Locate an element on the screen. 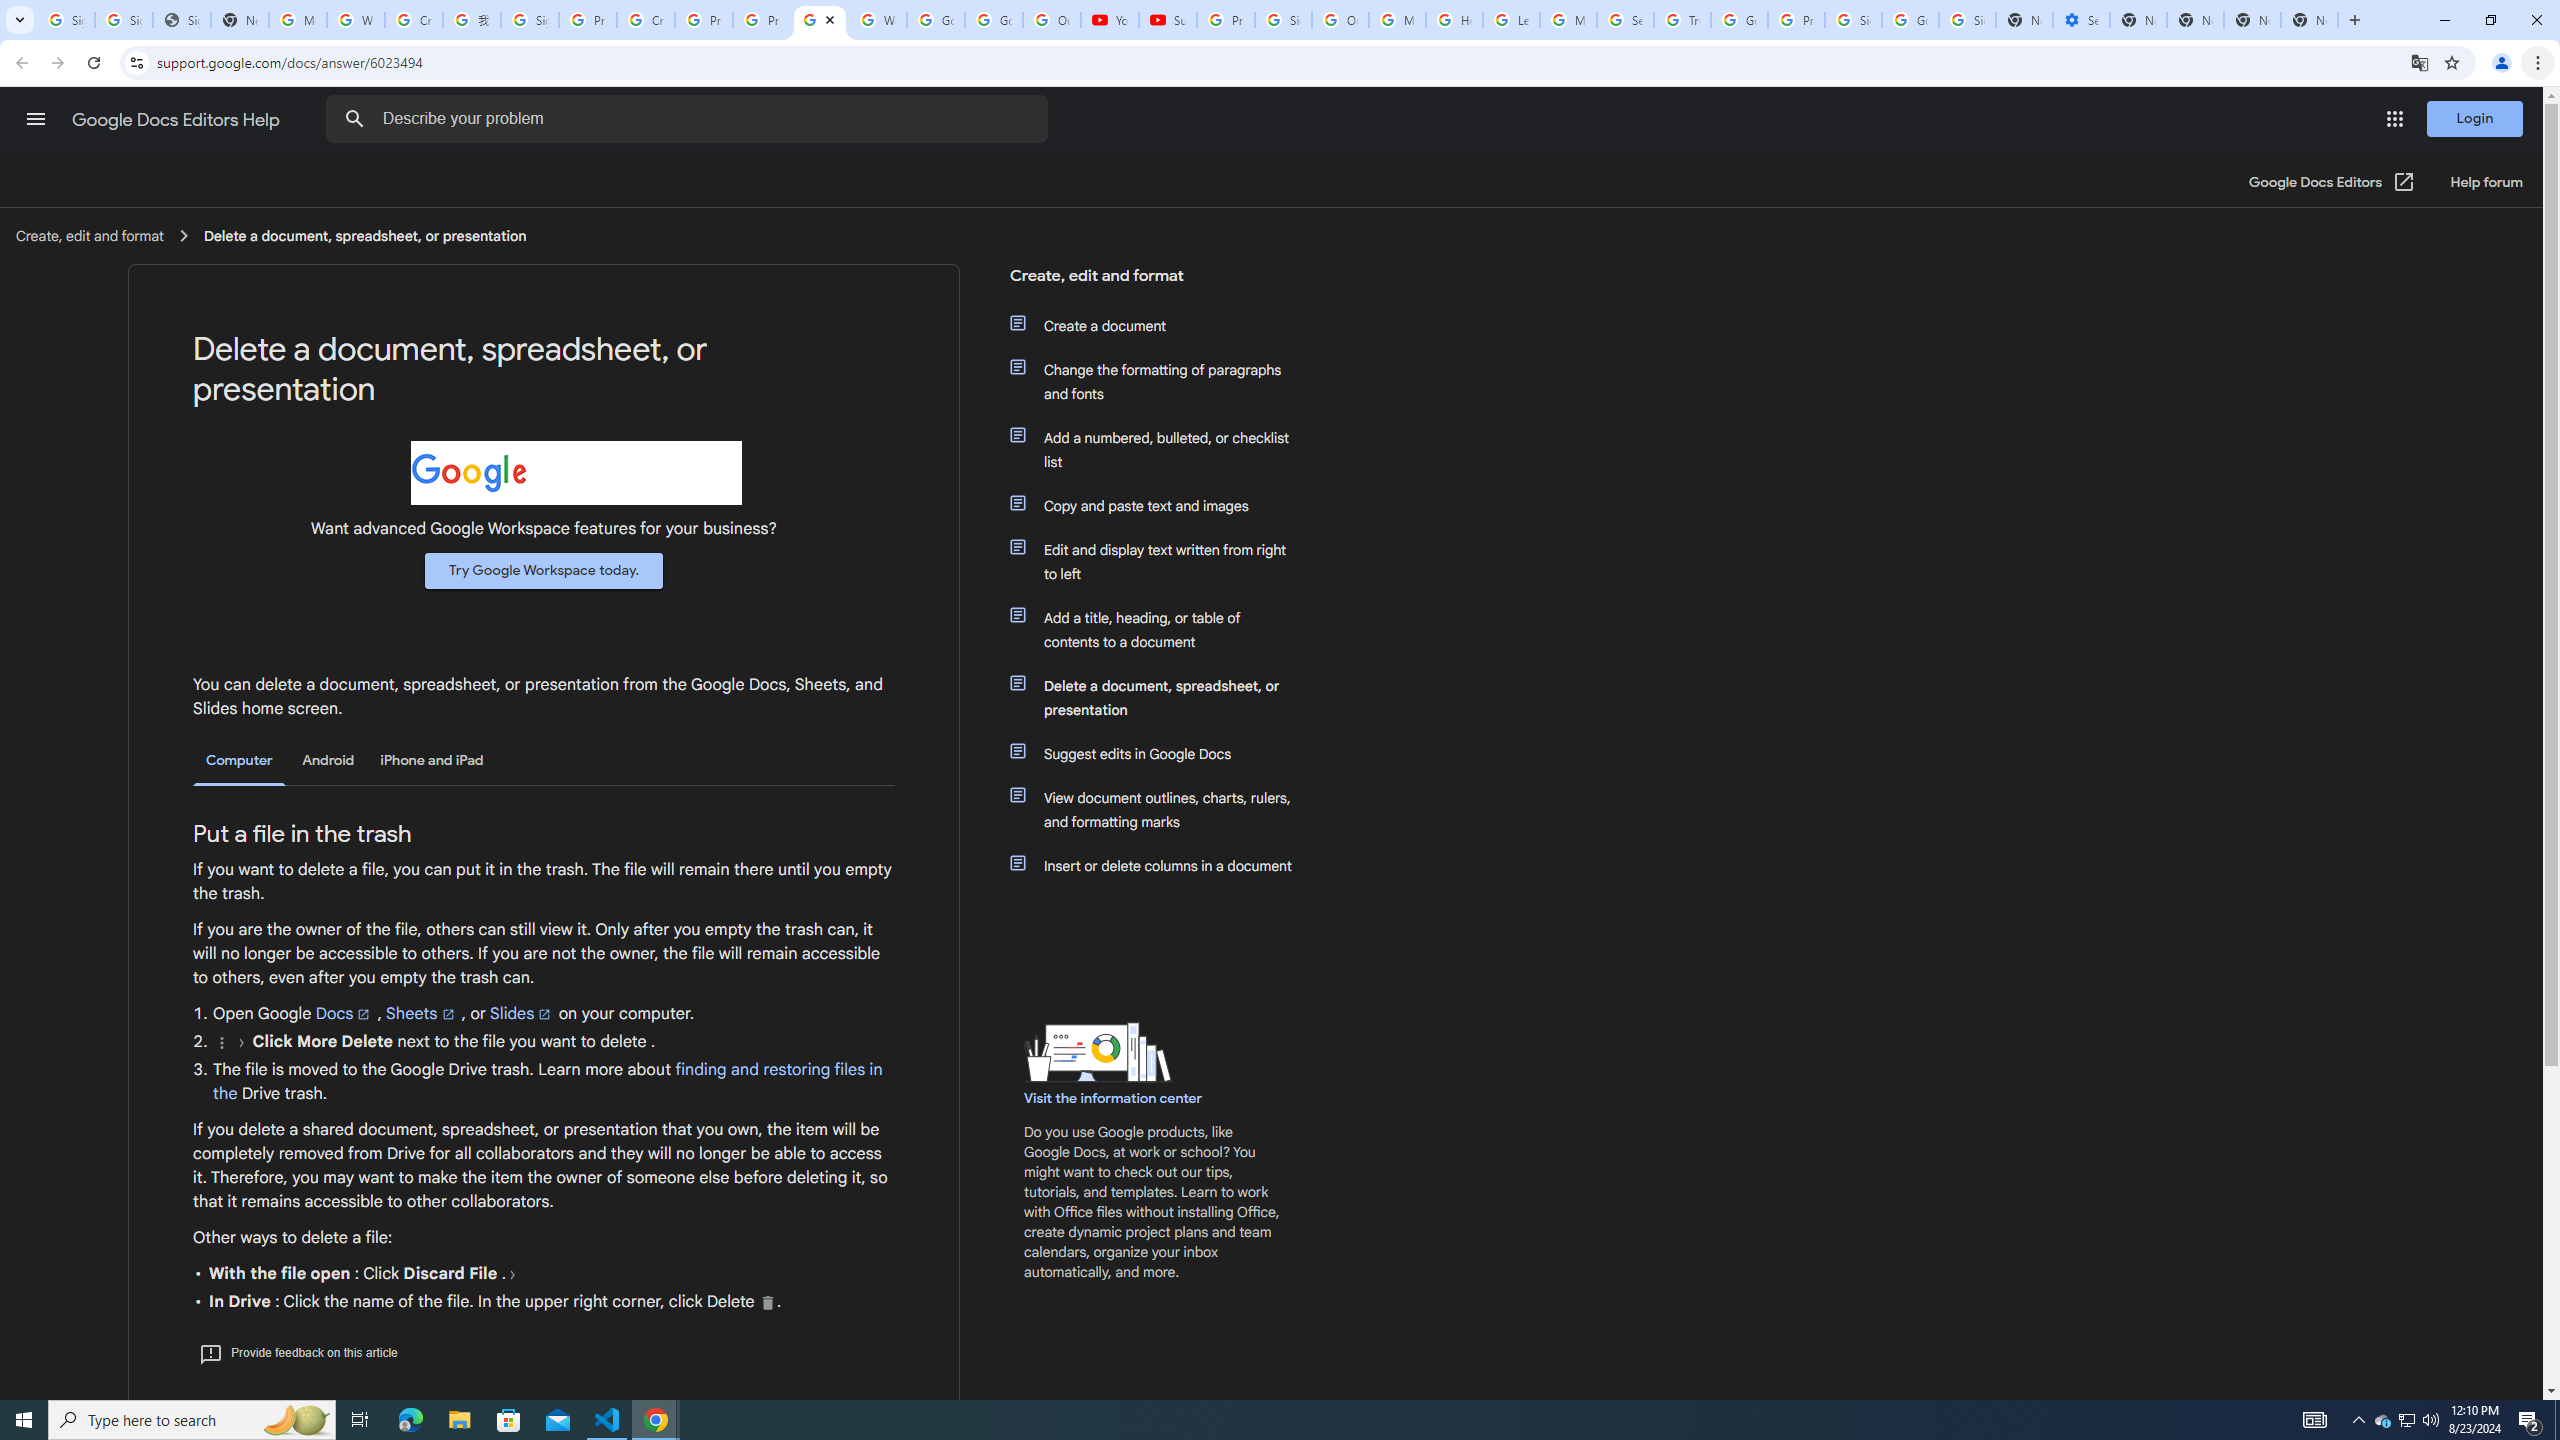  'finding and restoring files in the' is located at coordinates (546, 1081).